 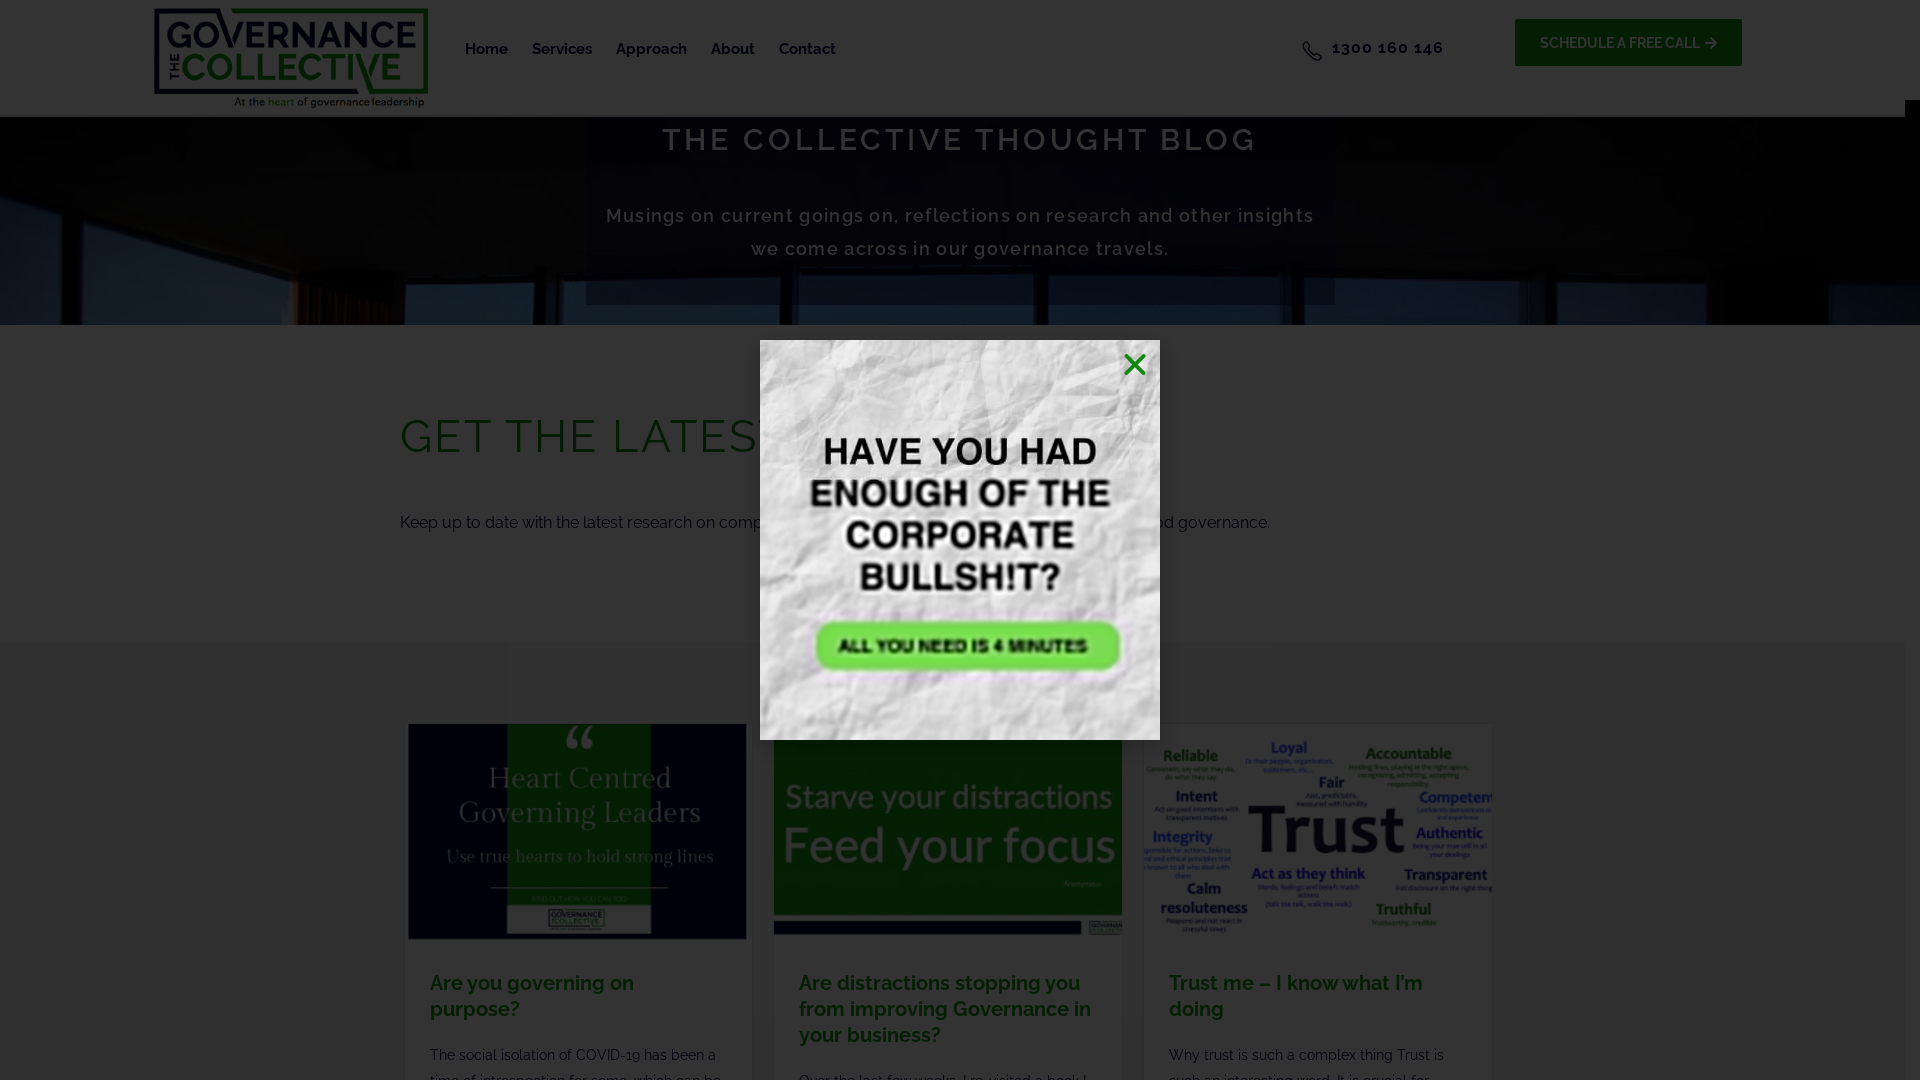 I want to click on 'SCHEDULE A FREE CALL', so click(x=1628, y=42).